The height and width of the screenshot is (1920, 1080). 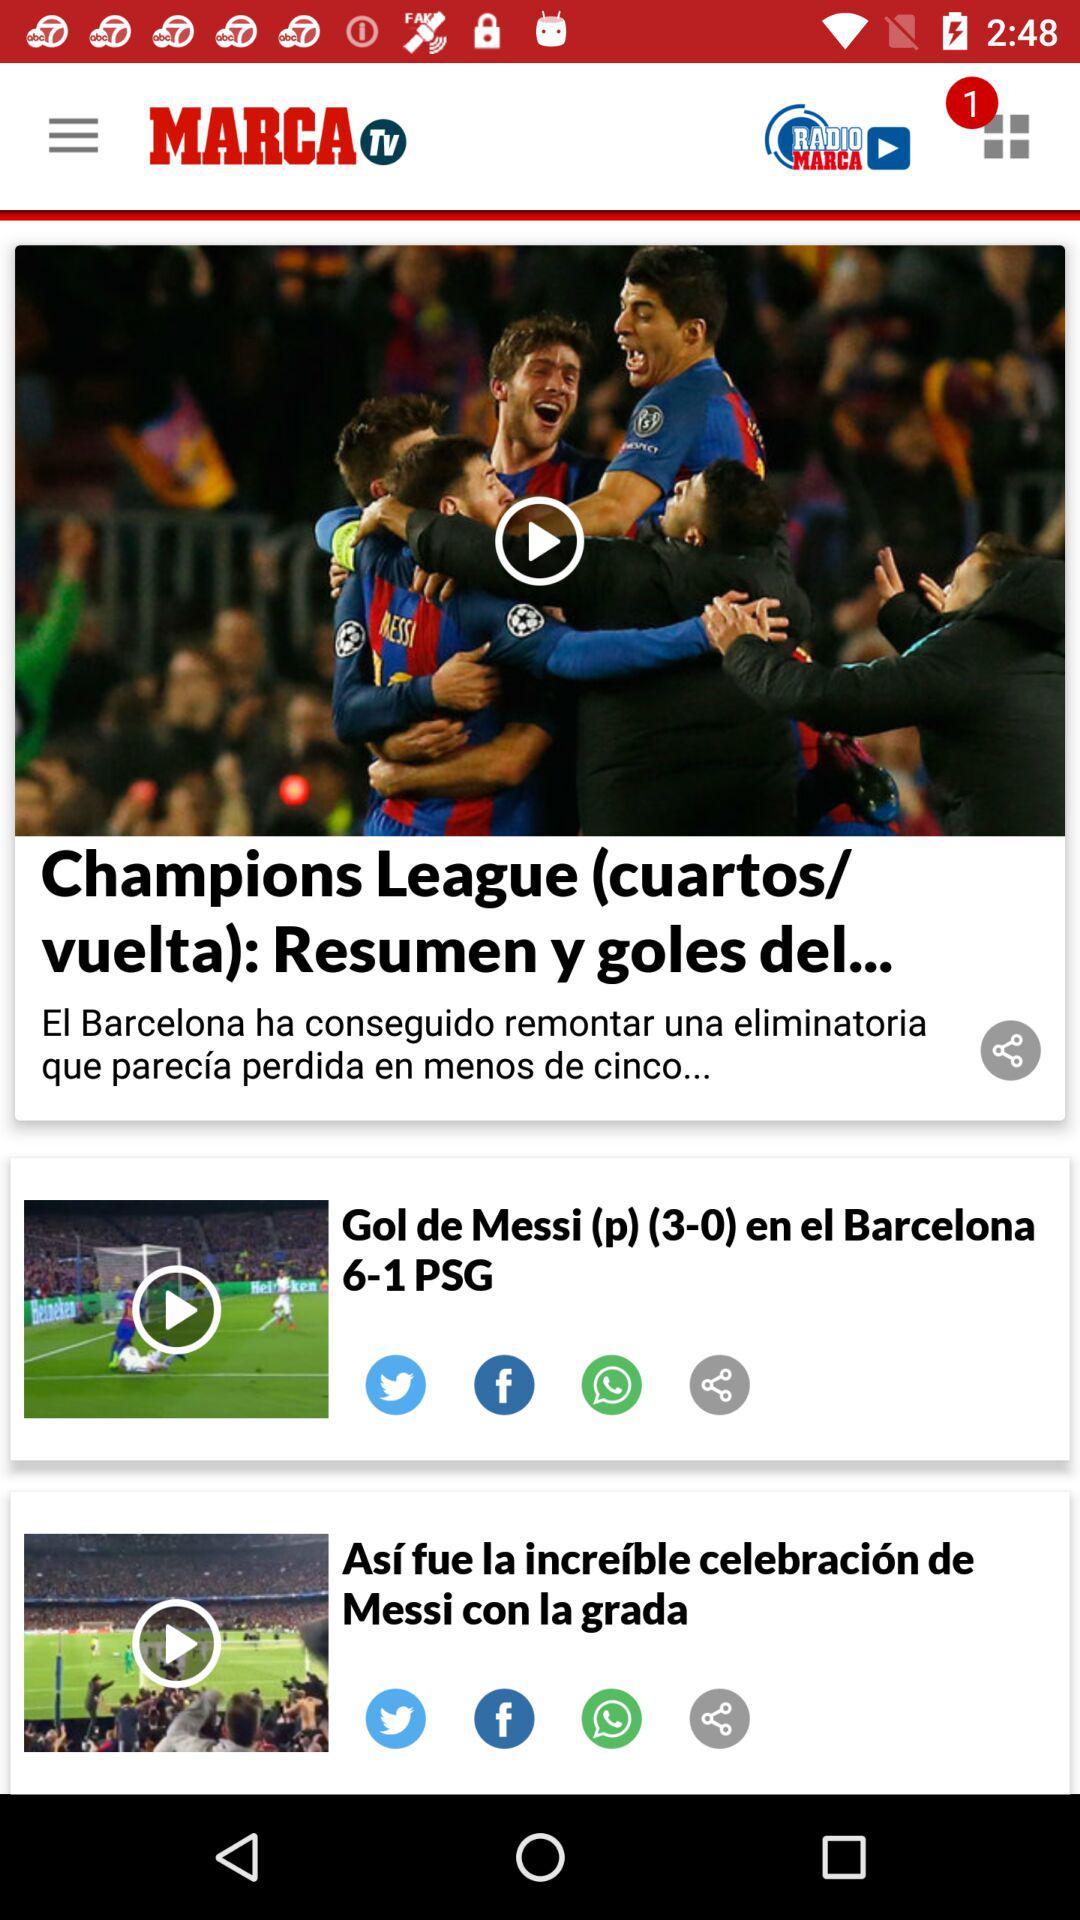 I want to click on video, so click(x=175, y=1309).